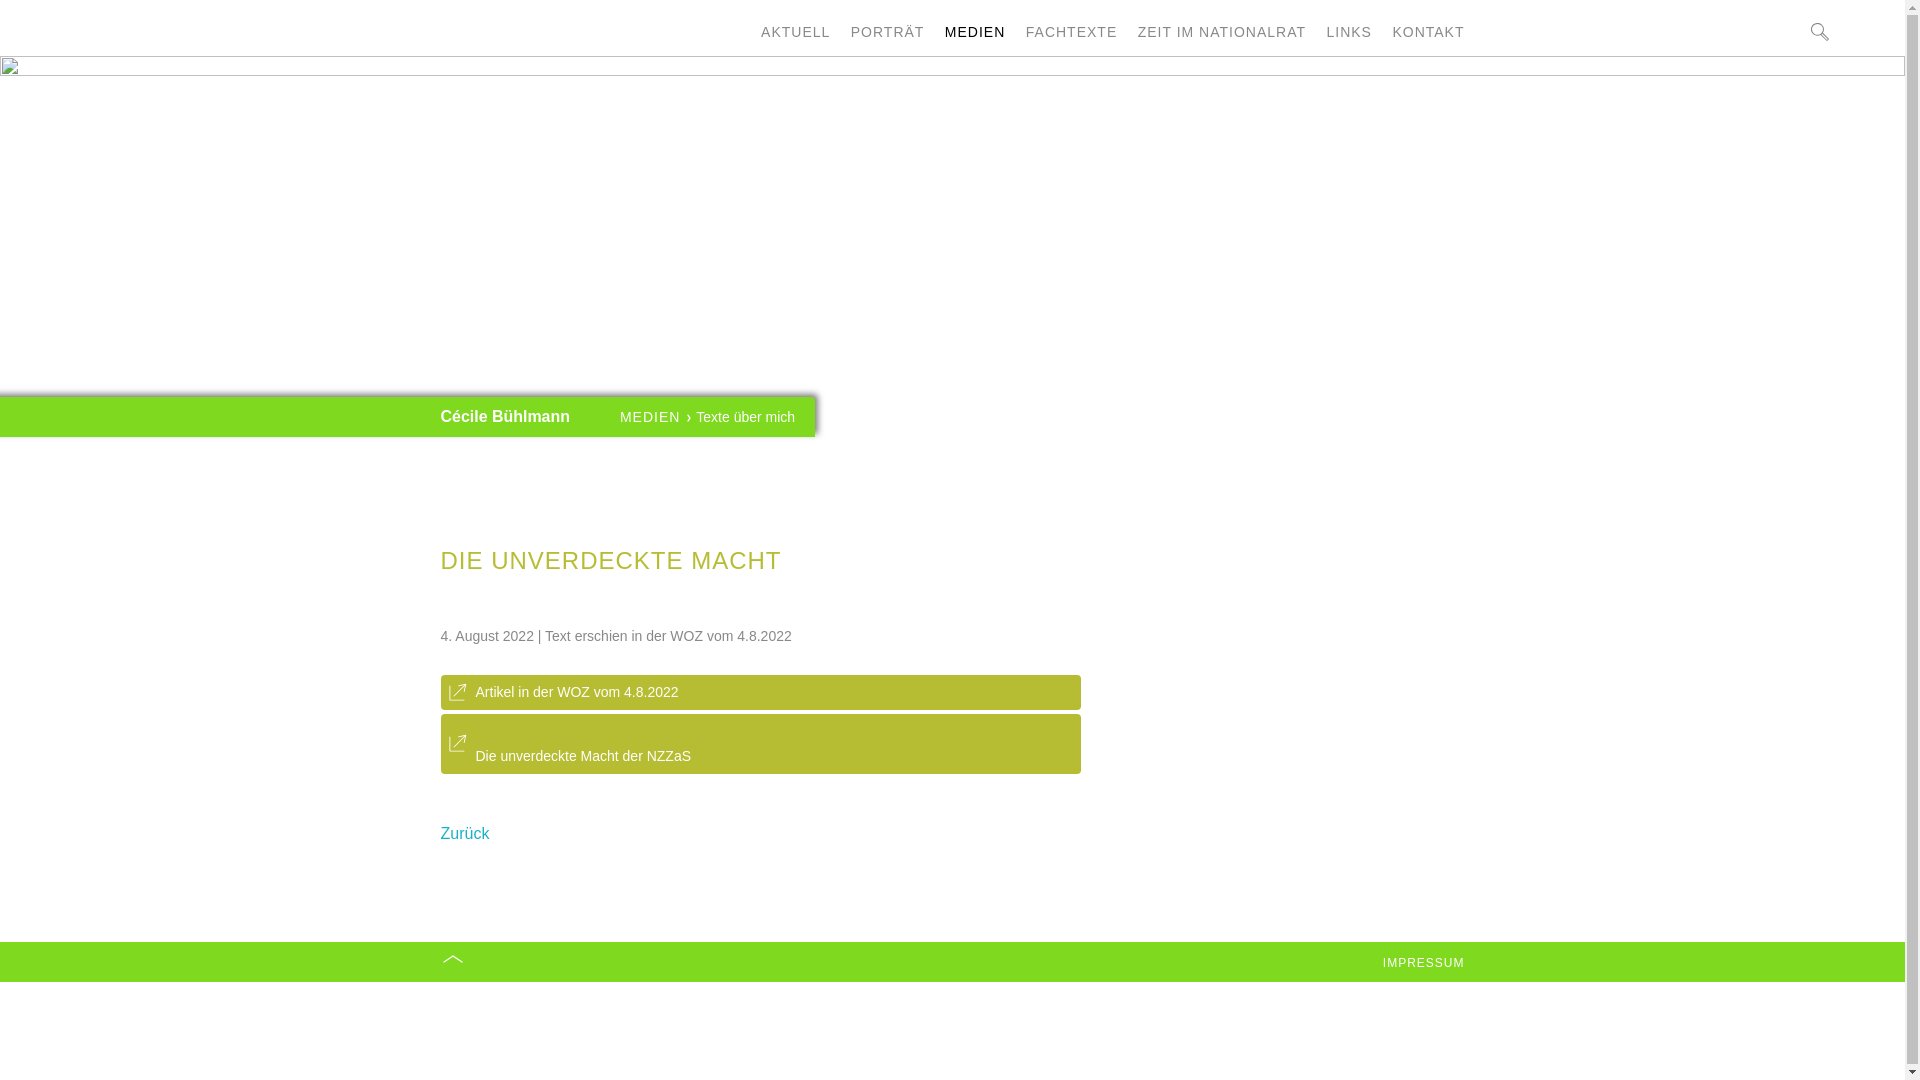 The image size is (1920, 1080). Describe the element at coordinates (576, 690) in the screenshot. I see `'Artikel in der WOZ vom 4.8.2022'` at that location.